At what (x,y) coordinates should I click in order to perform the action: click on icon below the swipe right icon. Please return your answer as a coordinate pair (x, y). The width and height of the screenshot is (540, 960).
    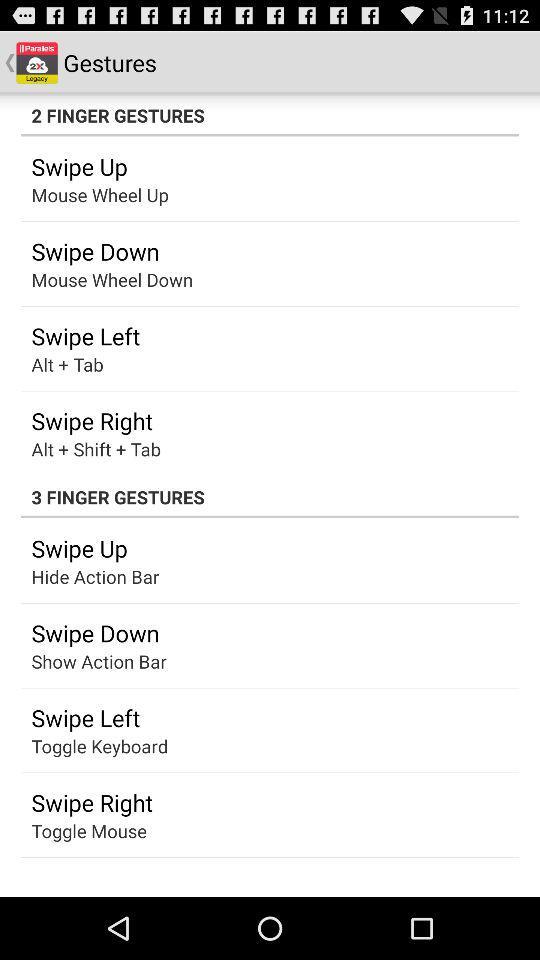
    Looking at the image, I should click on (88, 830).